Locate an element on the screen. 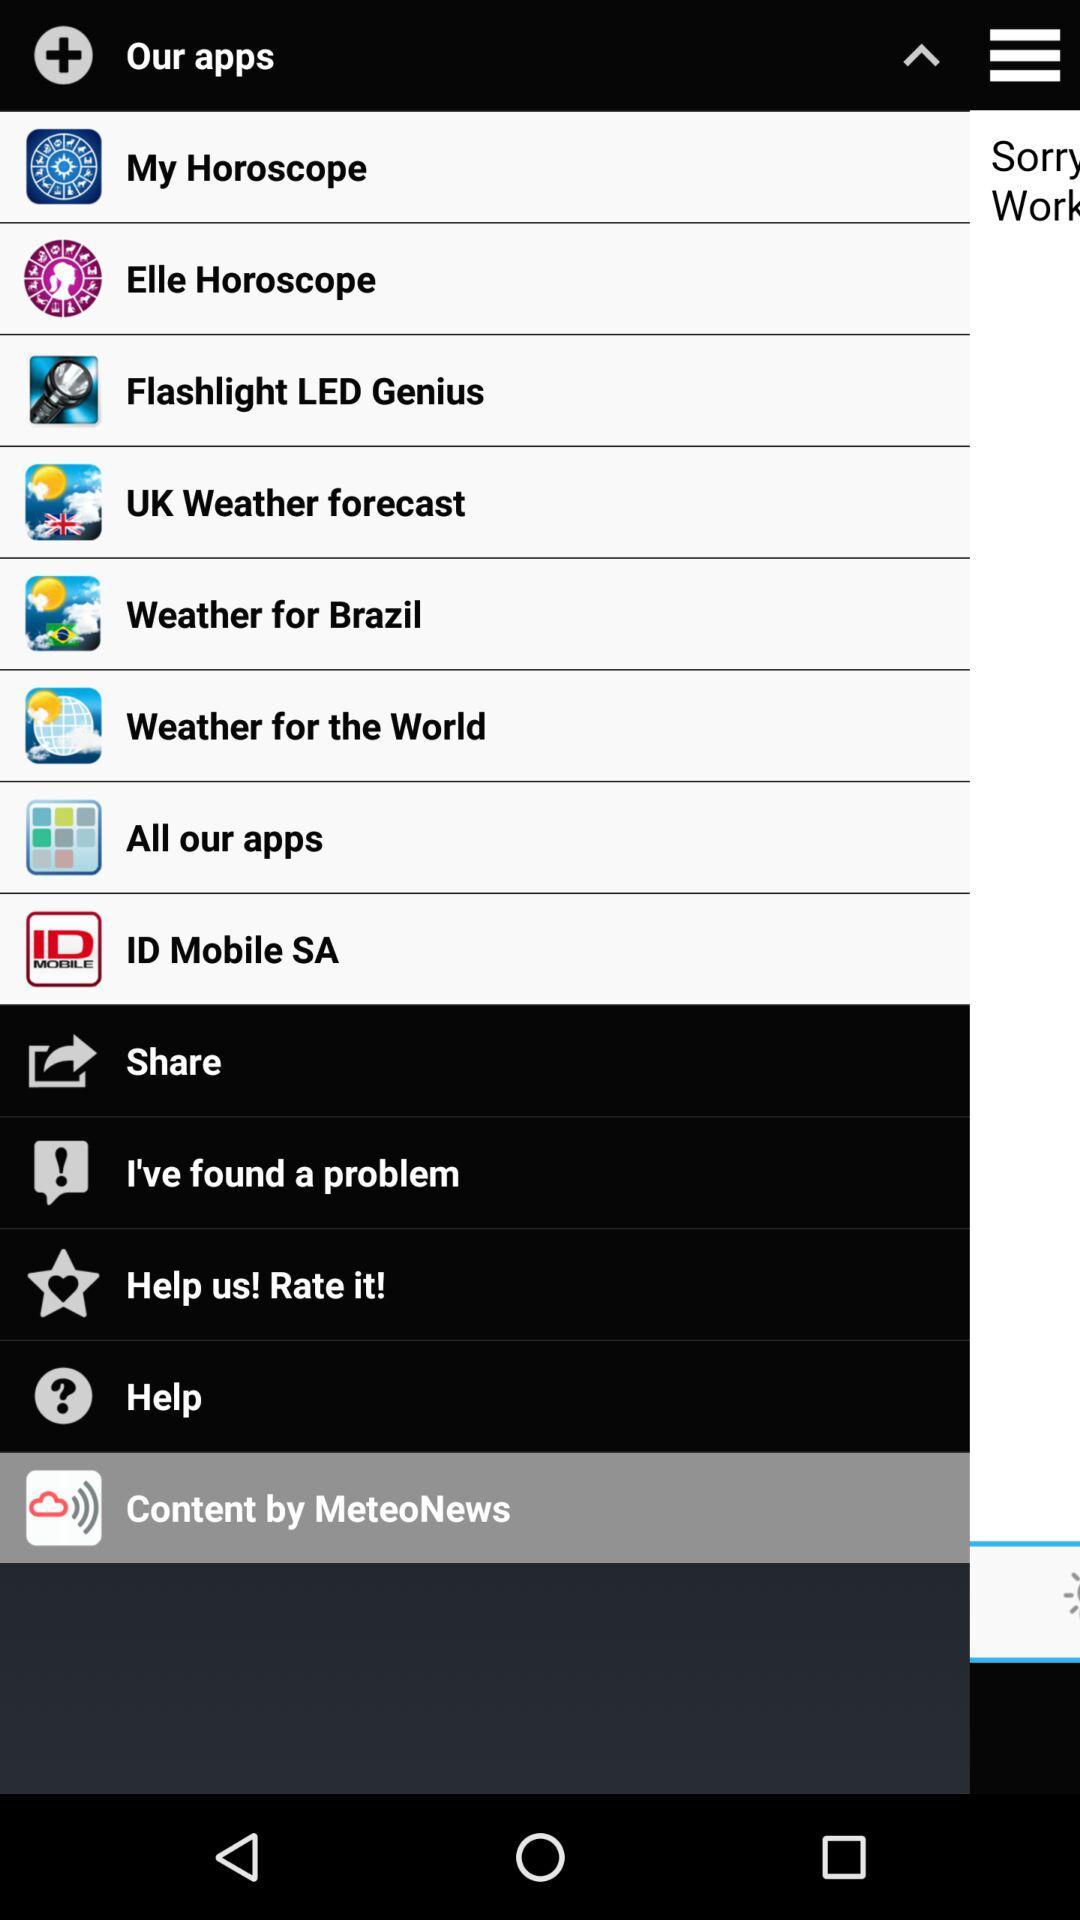  seach is located at coordinates (1024, 55).